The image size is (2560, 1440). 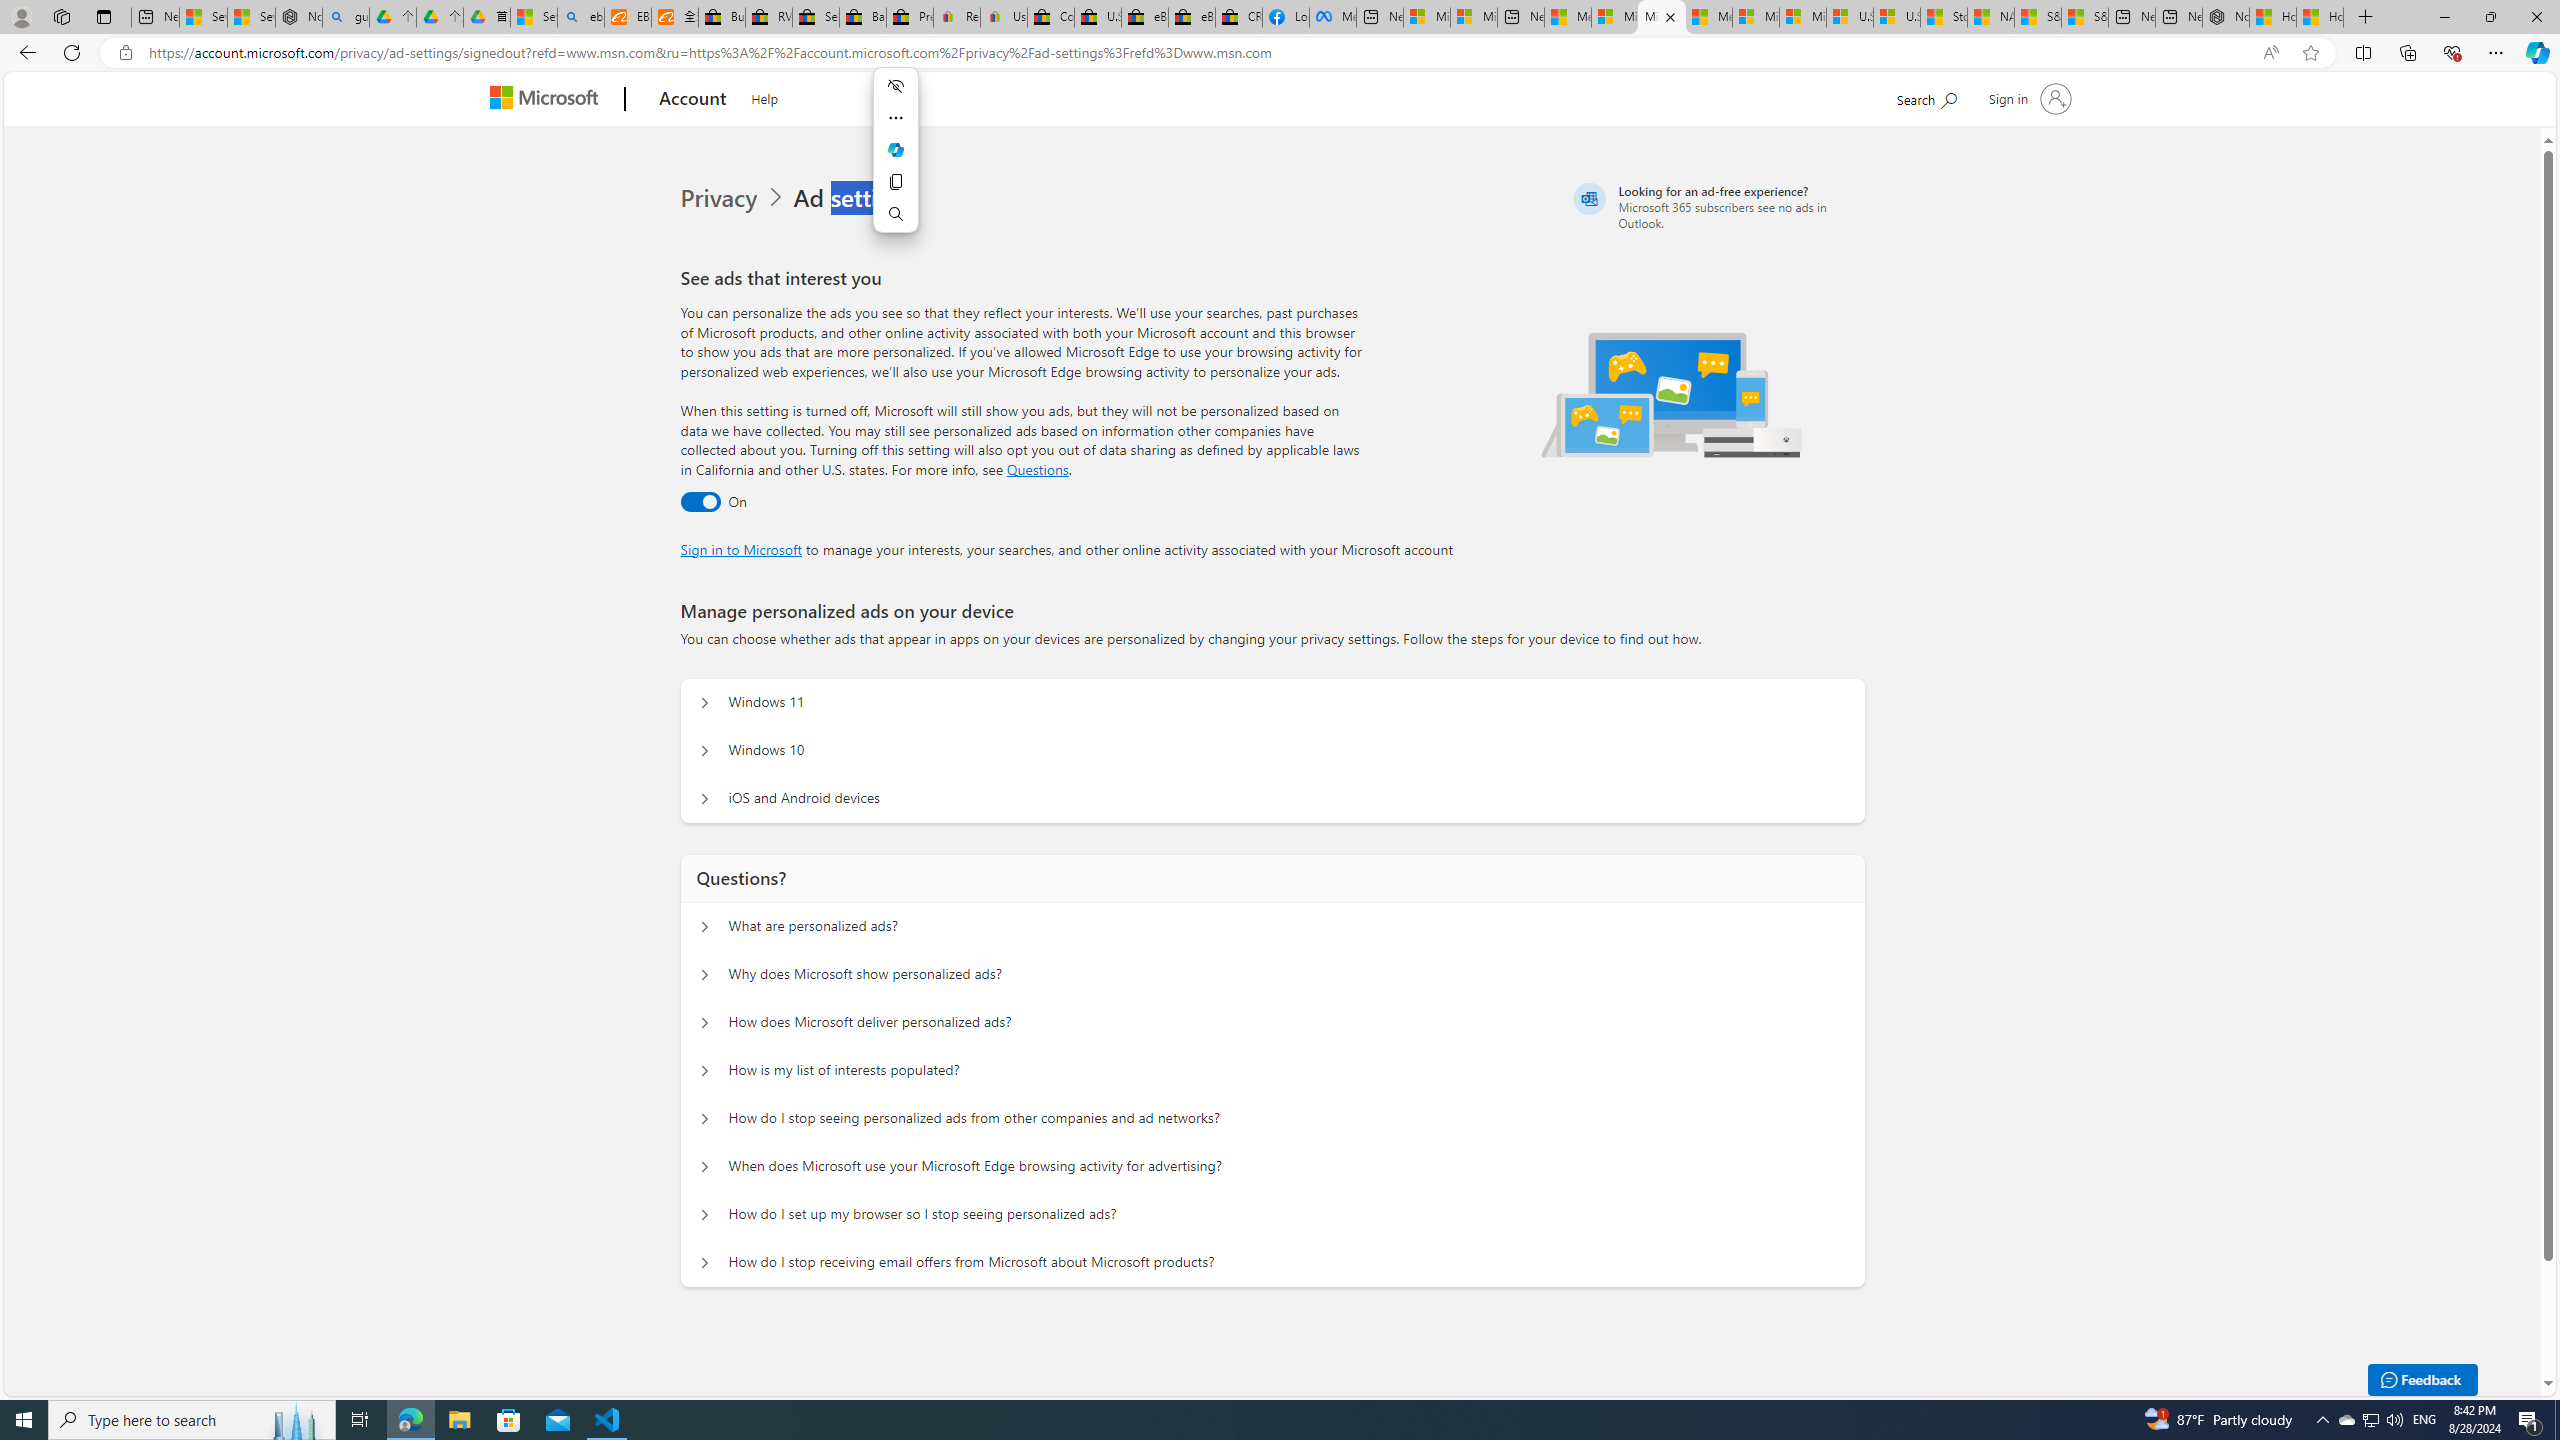 What do you see at coordinates (1285, 16) in the screenshot?
I see `'Log into Facebook'` at bounding box center [1285, 16].